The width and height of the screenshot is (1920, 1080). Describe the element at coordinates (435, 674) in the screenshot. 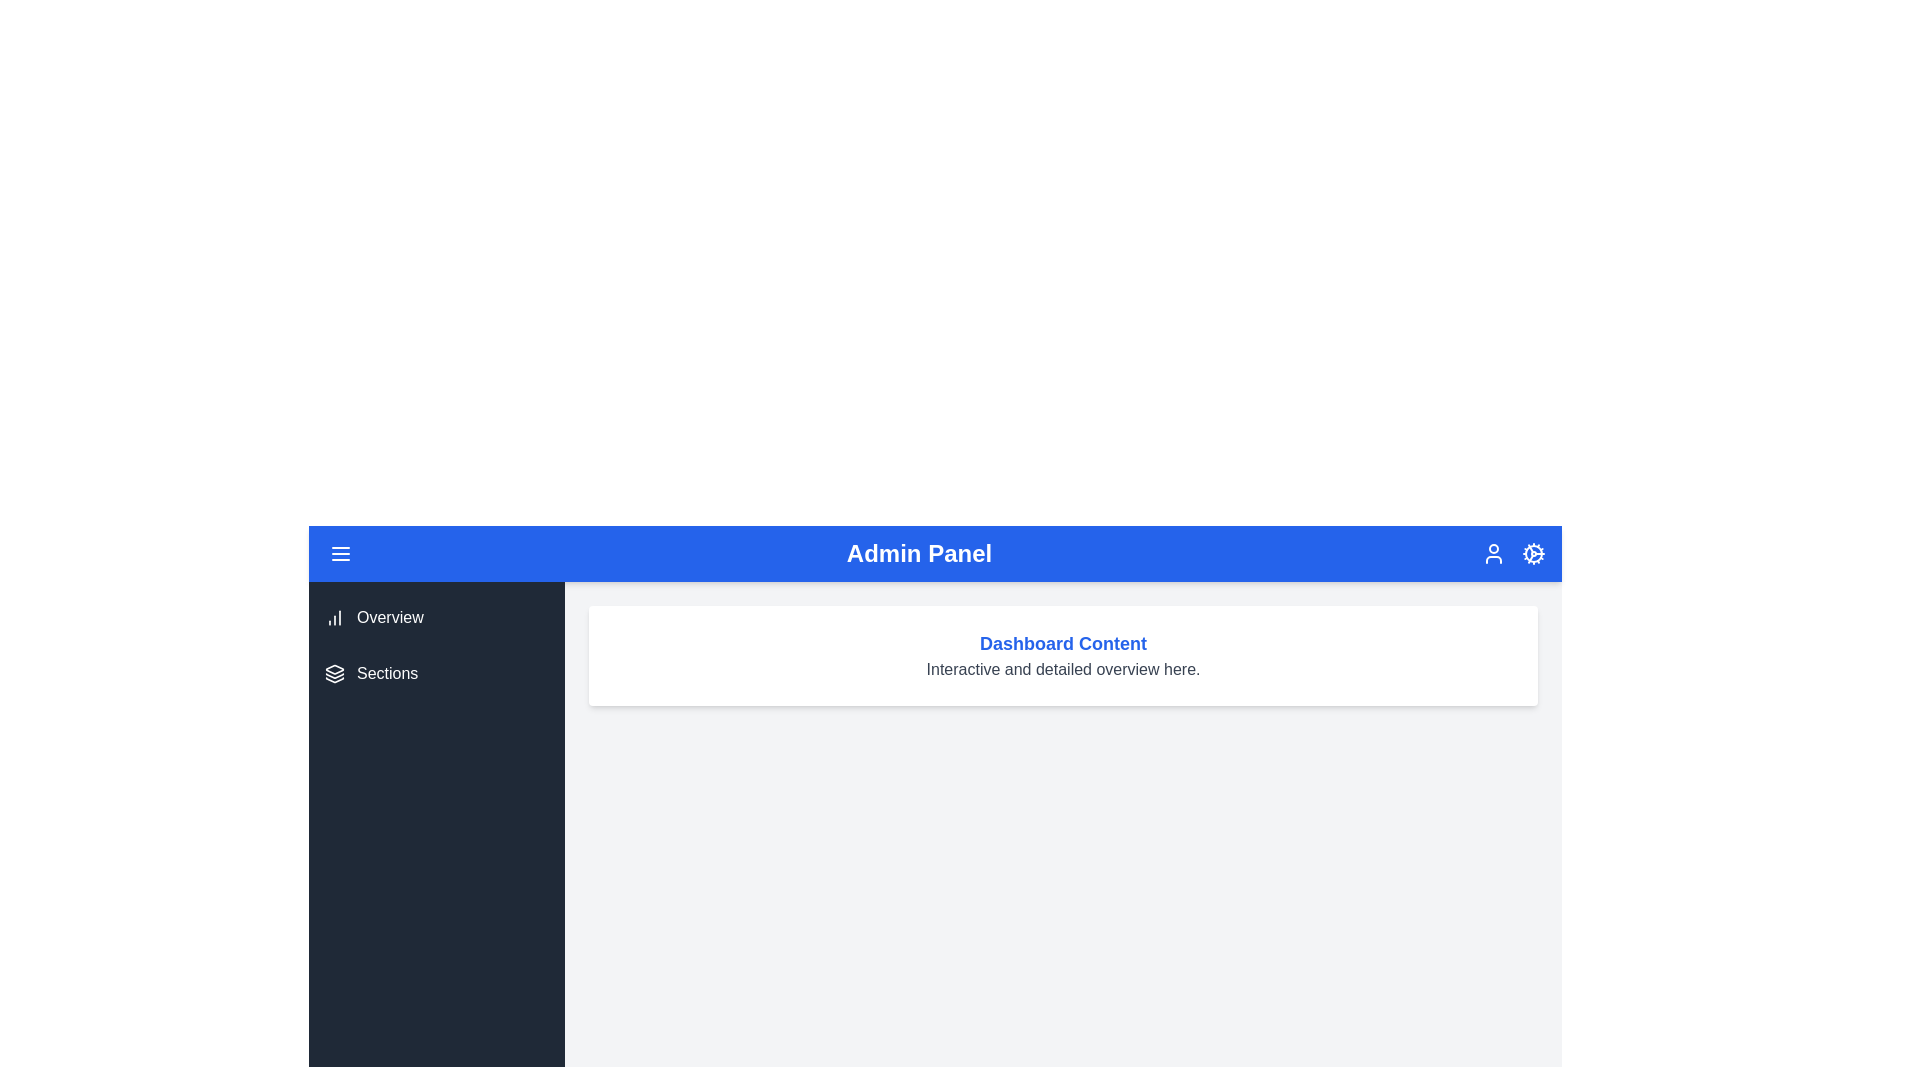

I see `the menu item Sections to preview its interaction` at that location.